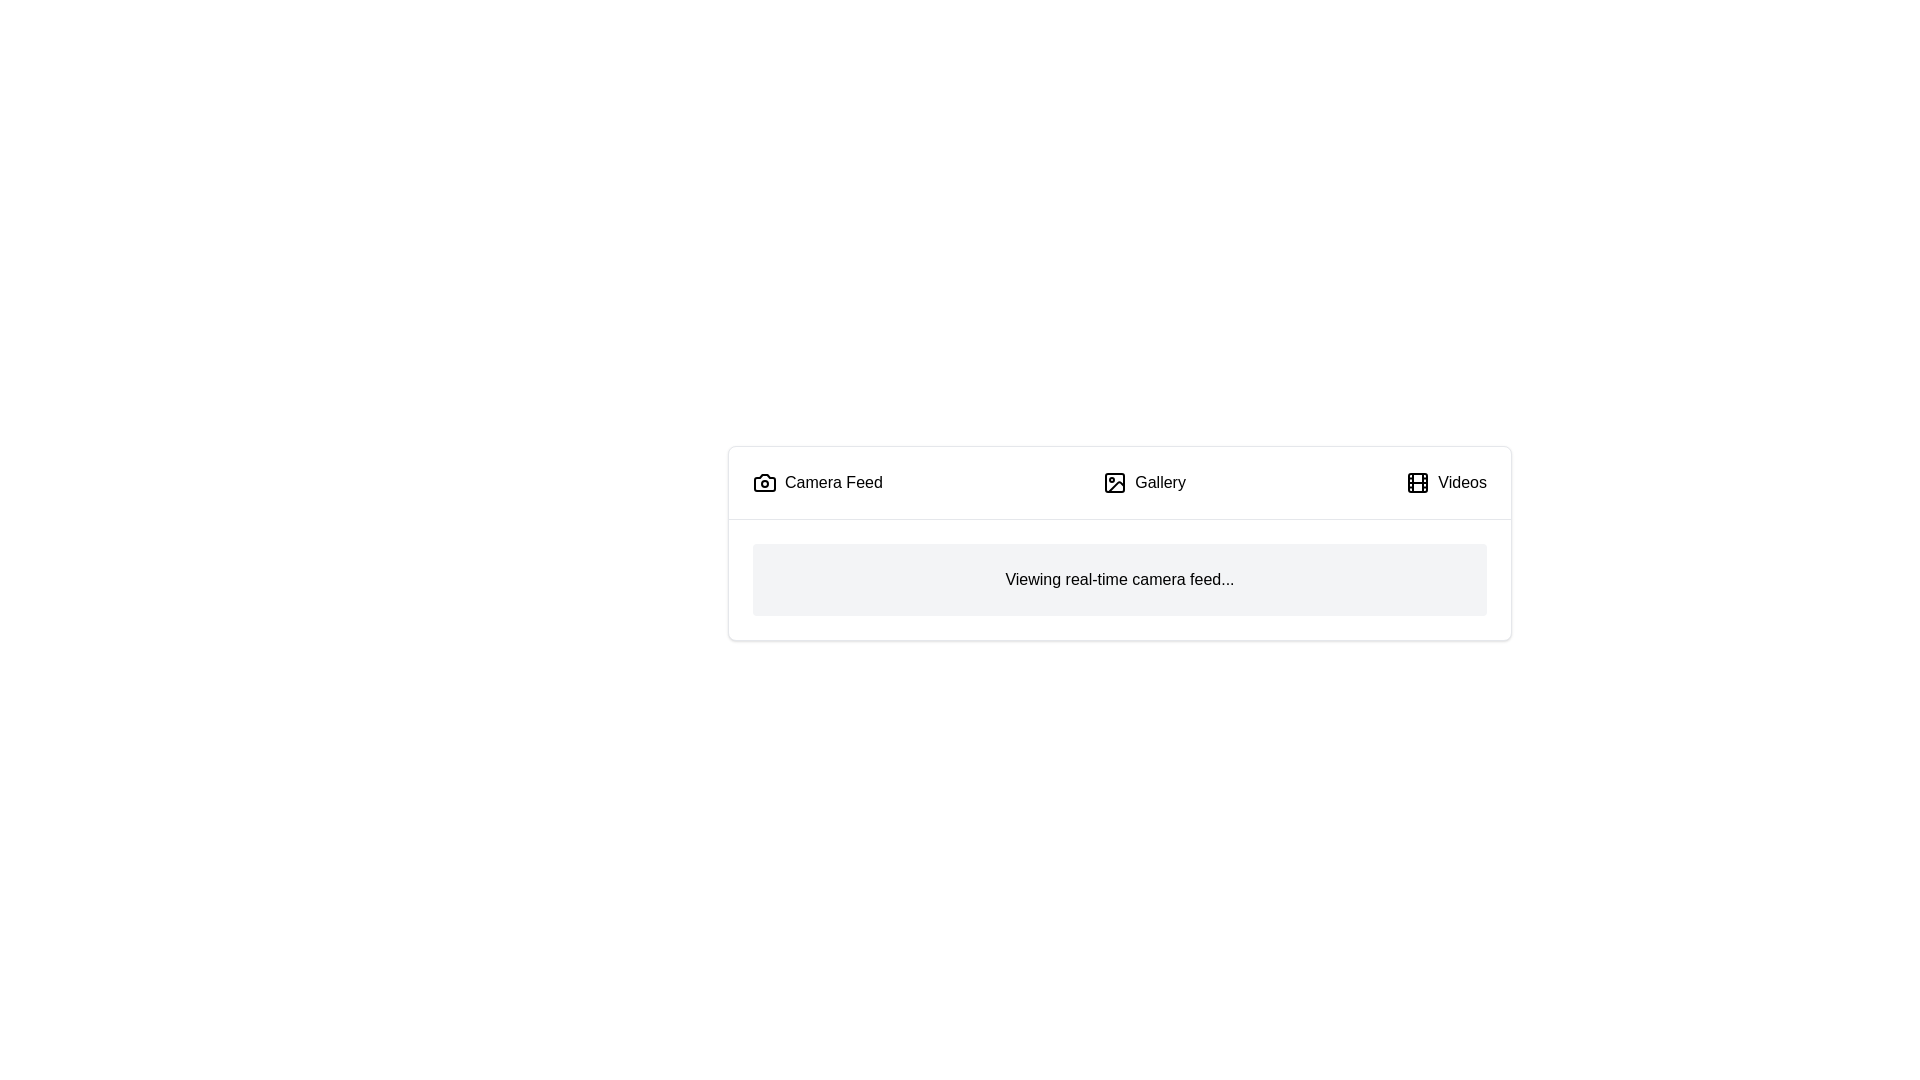 The height and width of the screenshot is (1080, 1920). Describe the element at coordinates (1446, 482) in the screenshot. I see `the tab labeled Videos to observe its hover effect` at that location.